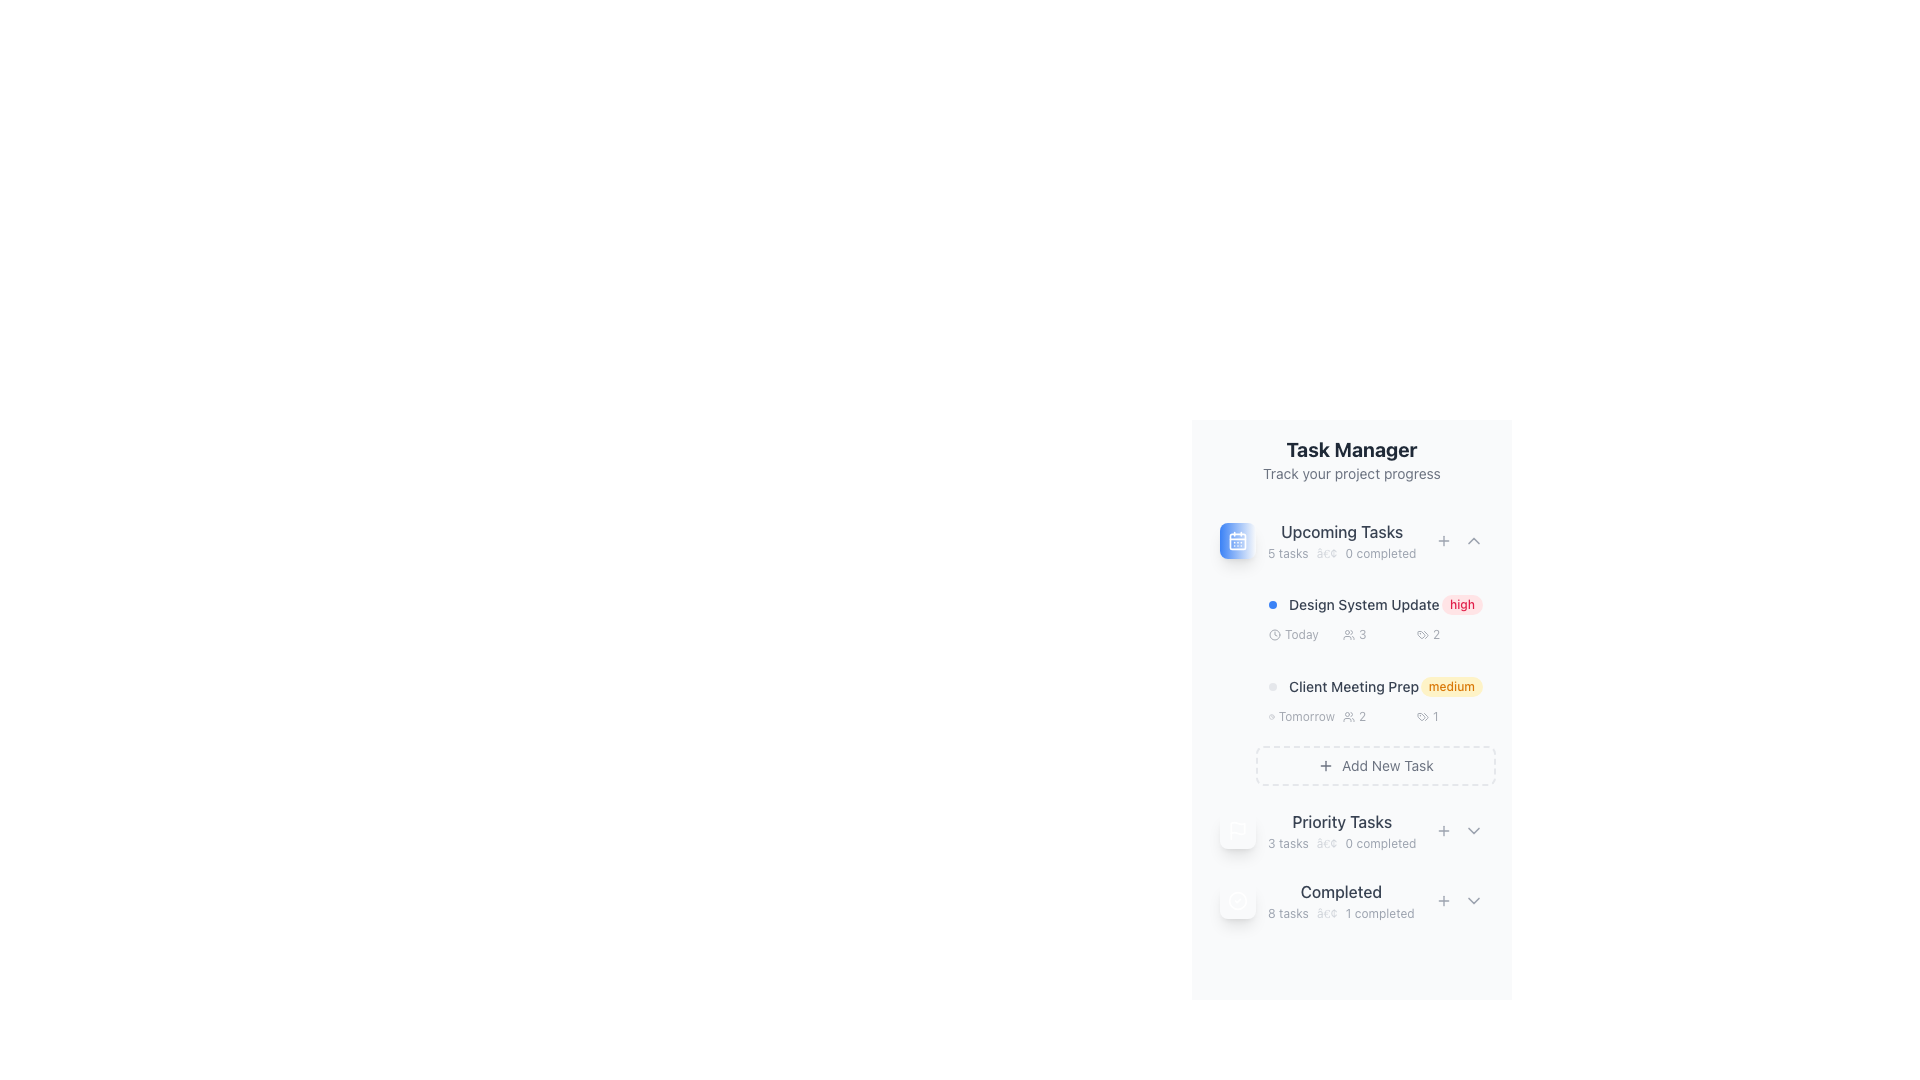 This screenshot has height=1080, width=1920. Describe the element at coordinates (1301, 635) in the screenshot. I see `the static text label displaying 'Today' located under the 'Design System Update' task in the 'Upcoming Tasks' section, adjacent to the clock icon` at that location.